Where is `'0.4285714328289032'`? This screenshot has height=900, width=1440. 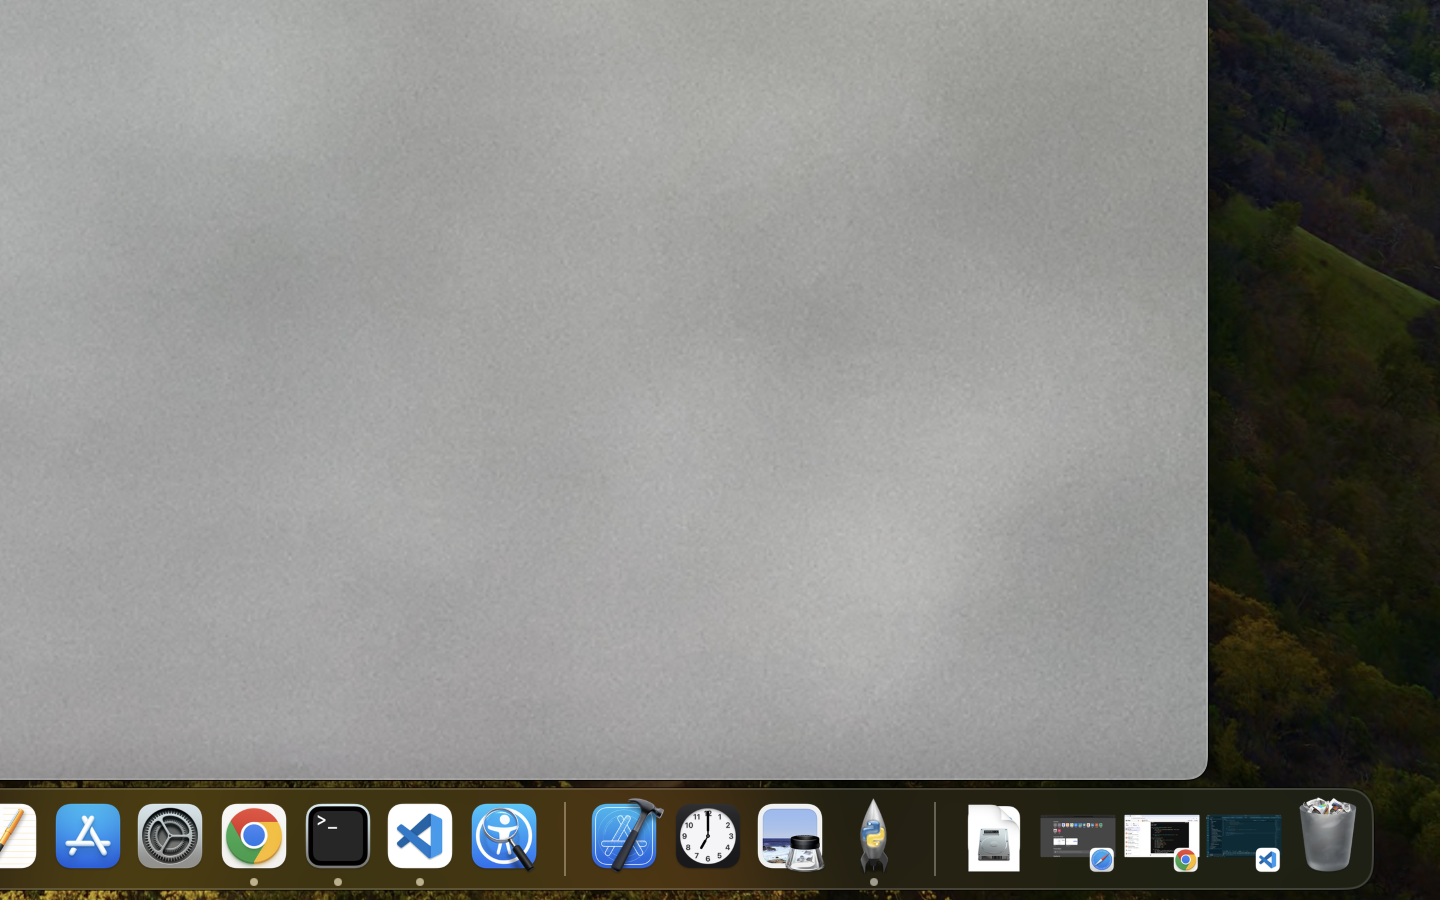
'0.4285714328289032' is located at coordinates (562, 837).